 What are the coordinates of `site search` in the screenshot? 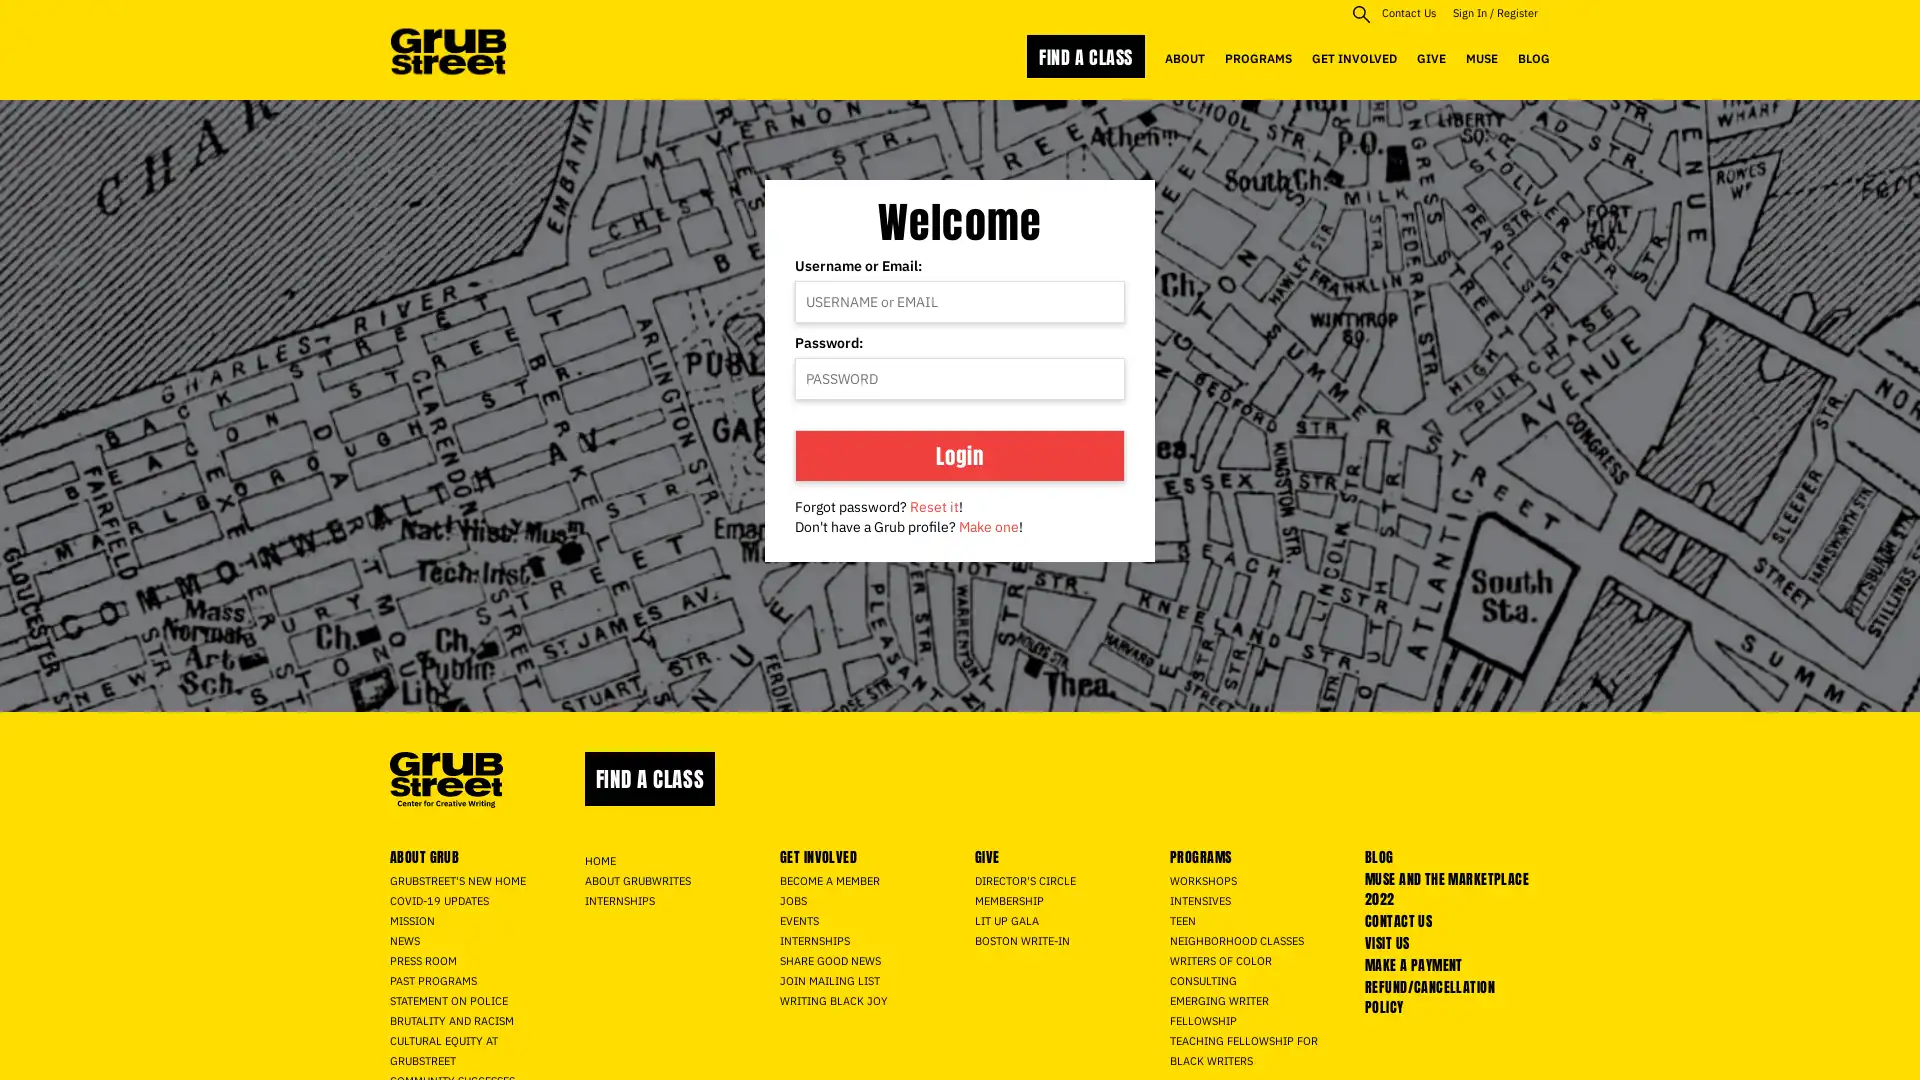 It's located at (1360, 13).